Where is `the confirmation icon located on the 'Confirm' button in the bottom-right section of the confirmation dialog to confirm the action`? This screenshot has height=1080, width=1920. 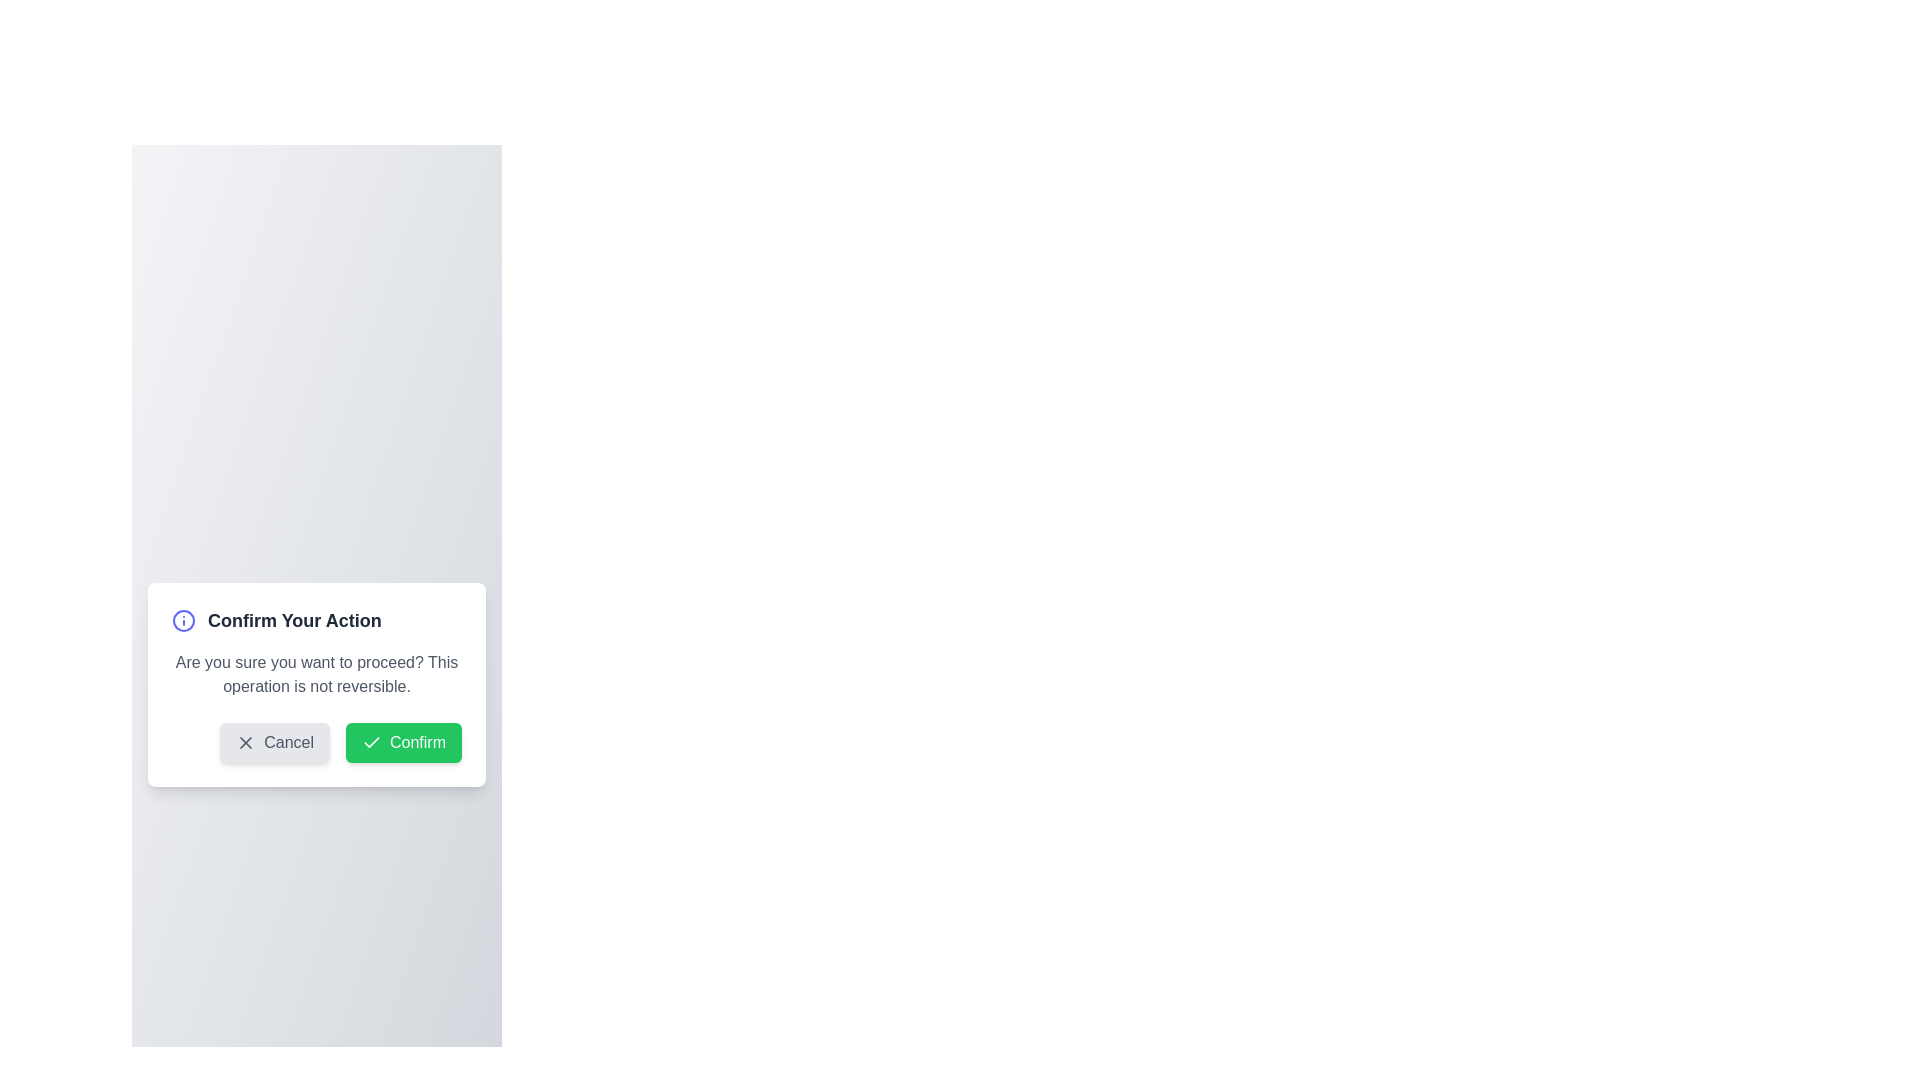 the confirmation icon located on the 'Confirm' button in the bottom-right section of the confirmation dialog to confirm the action is located at coordinates (371, 743).